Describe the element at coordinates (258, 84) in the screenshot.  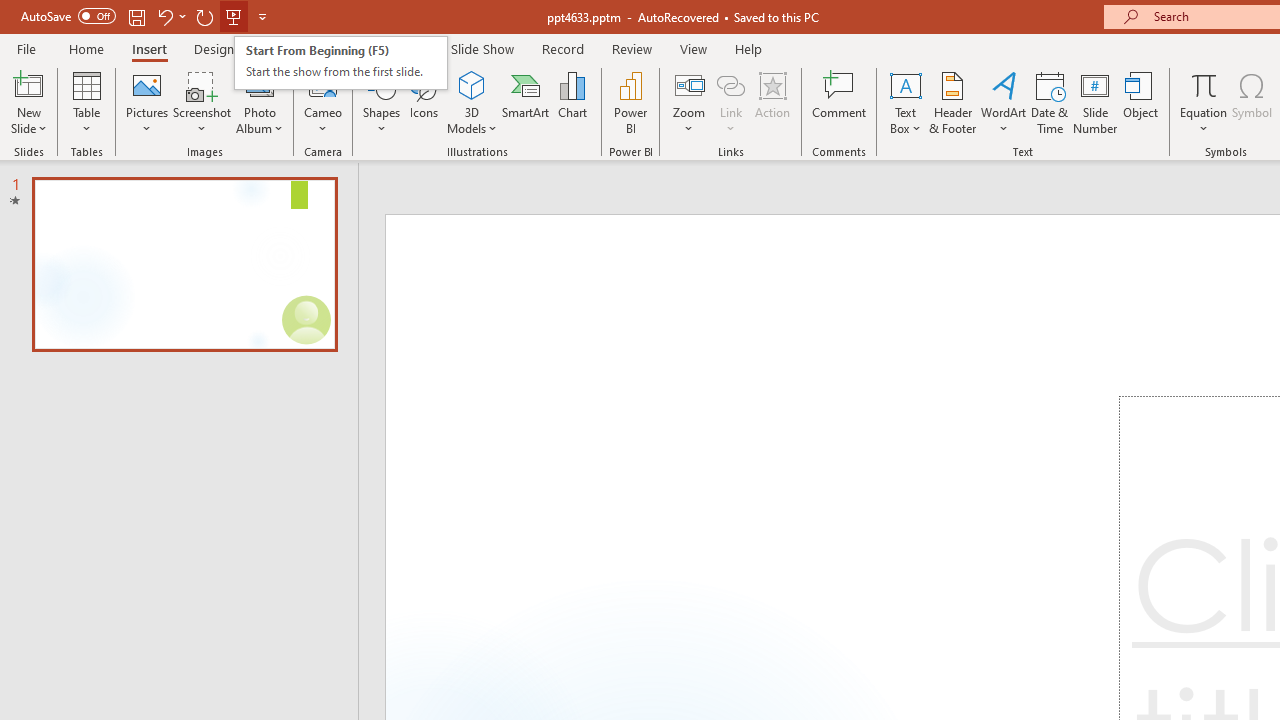
I see `'New Photo Album...'` at that location.